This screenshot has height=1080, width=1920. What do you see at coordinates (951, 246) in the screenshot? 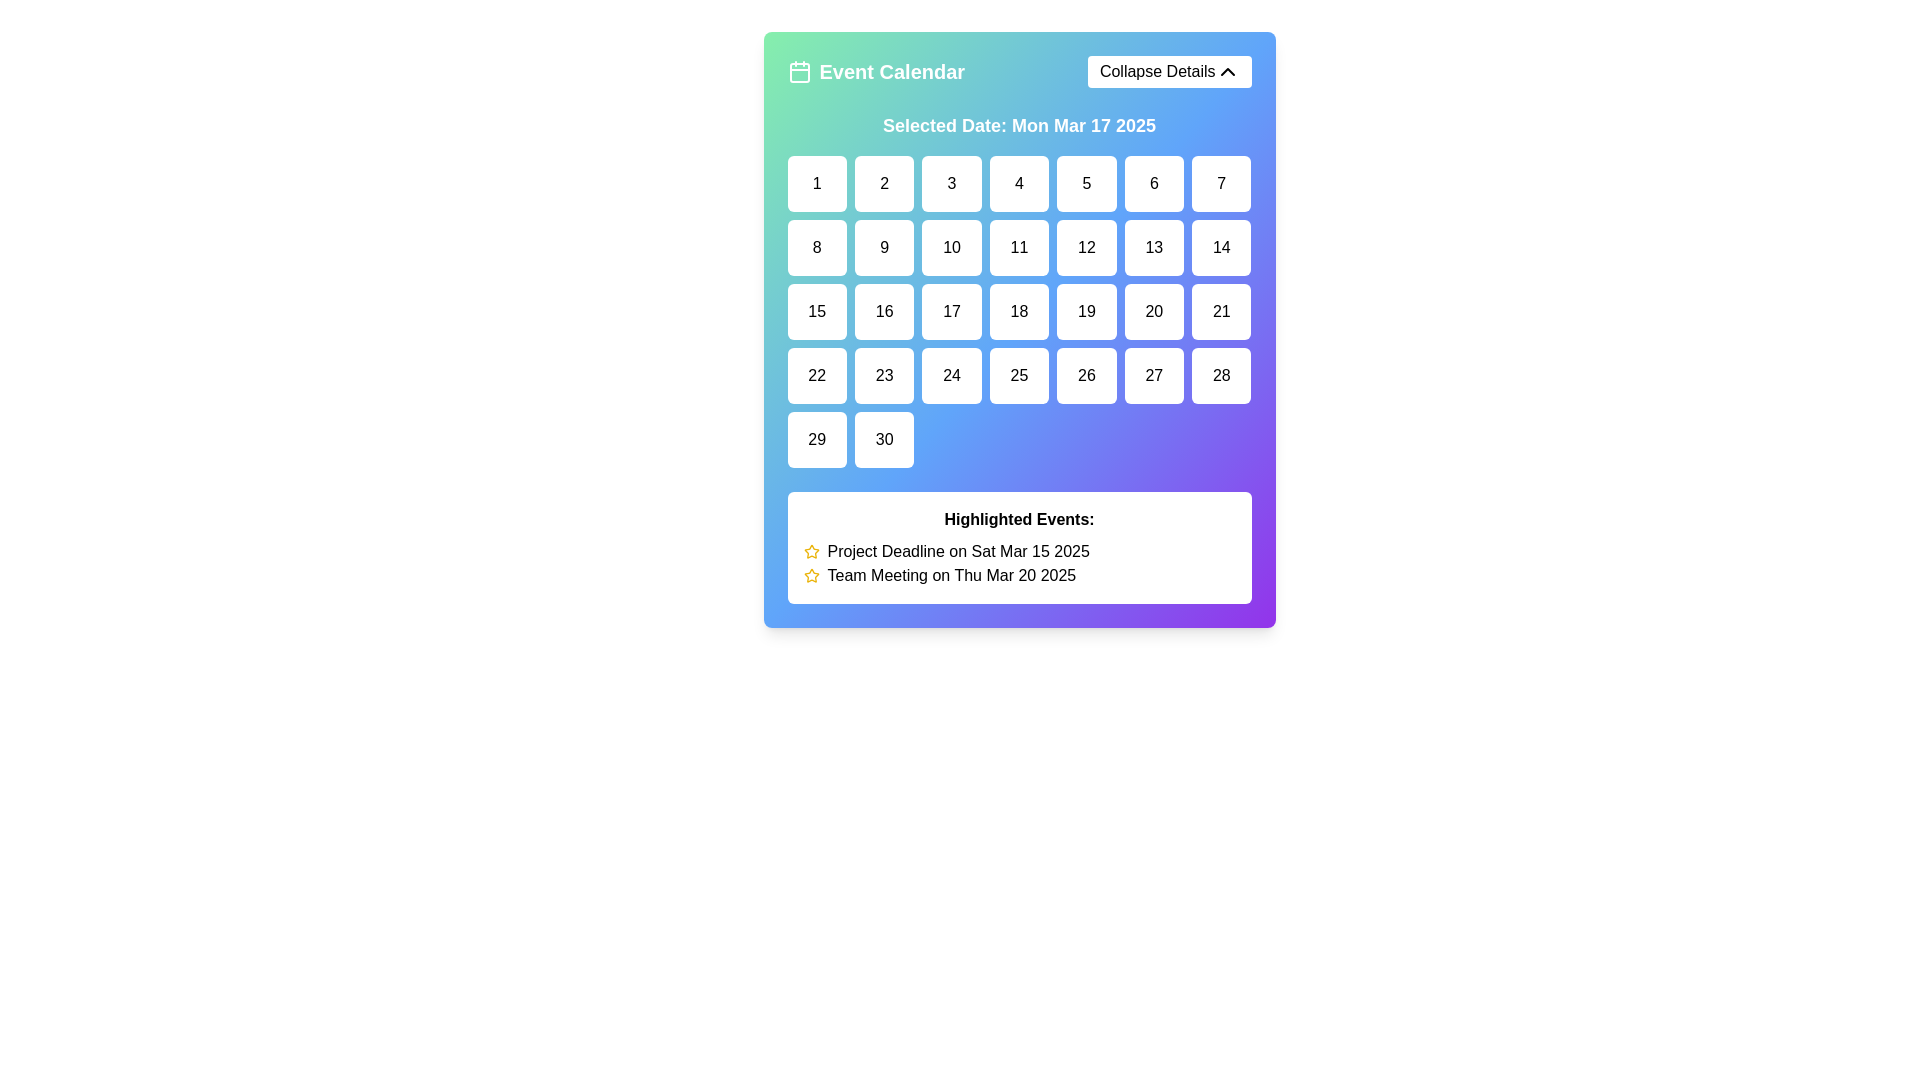
I see `the calendar cell containing the date '10'` at bounding box center [951, 246].